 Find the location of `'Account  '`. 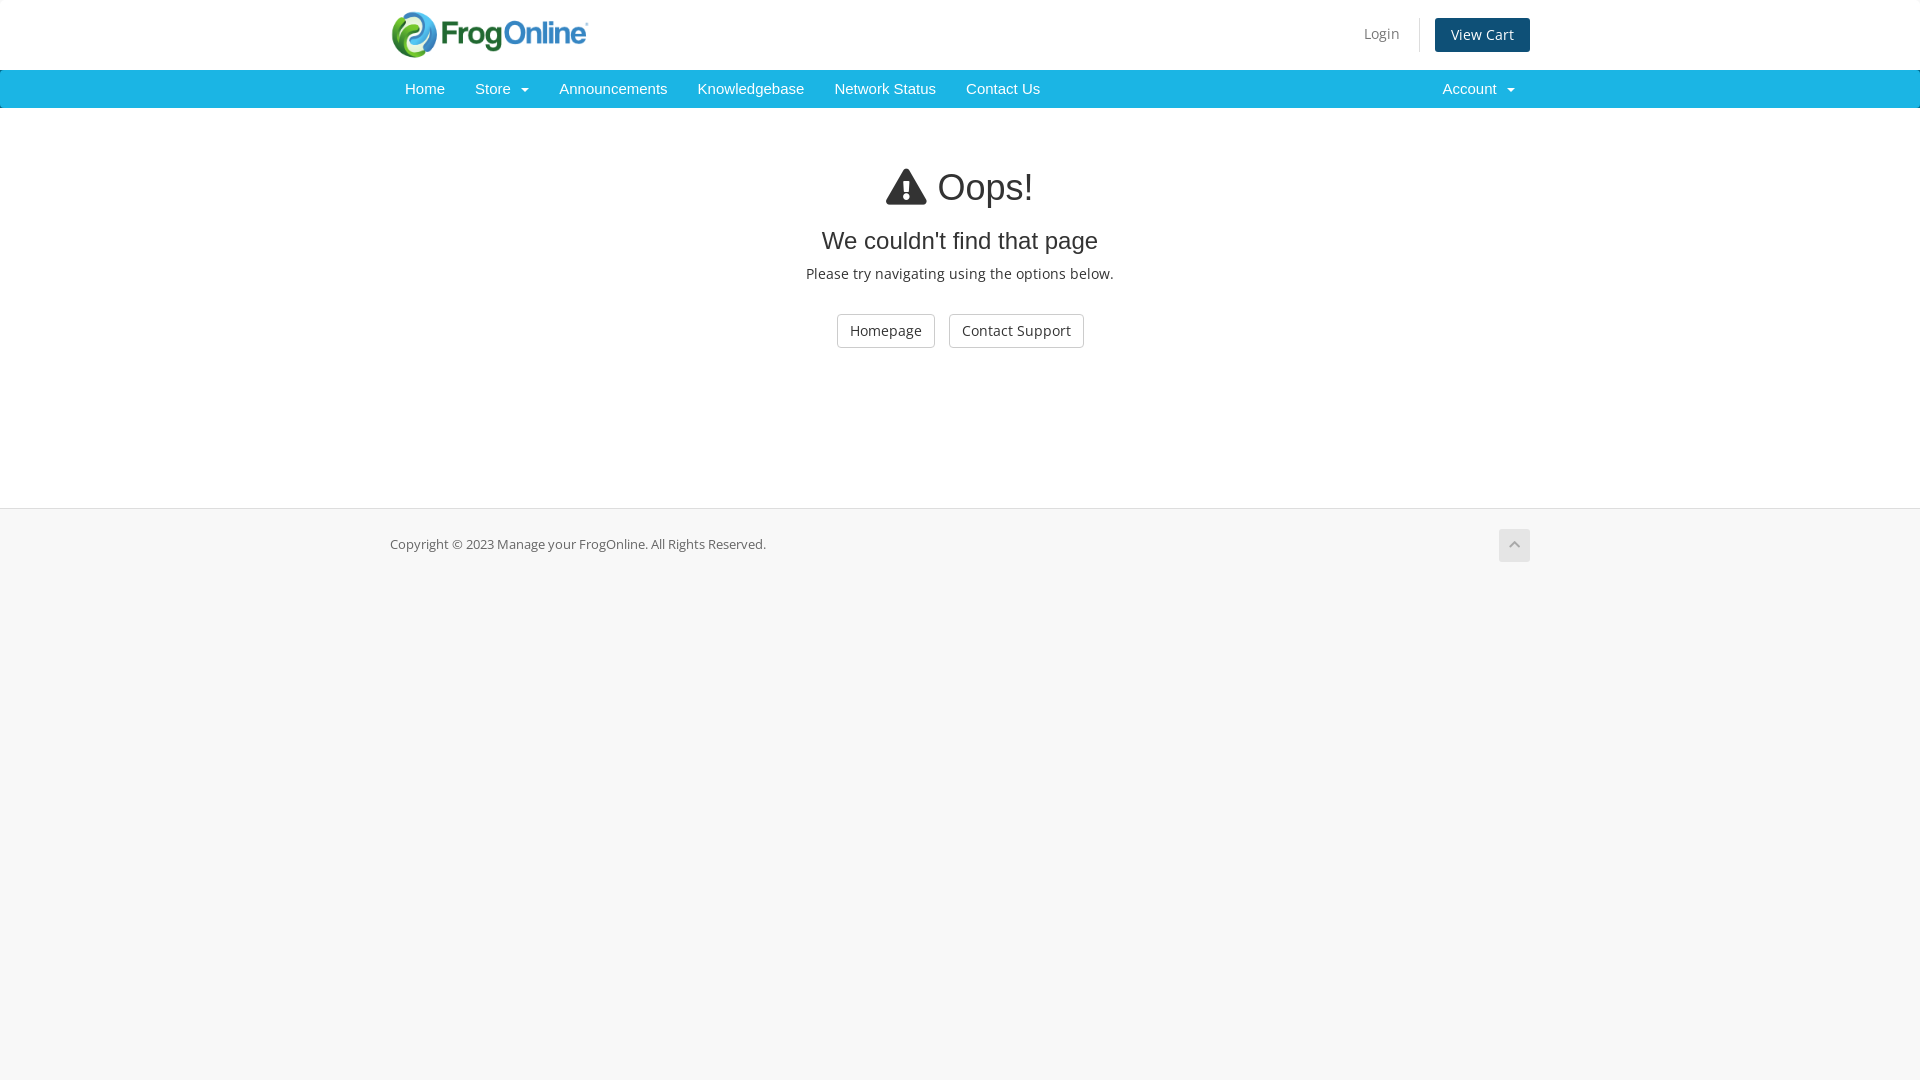

'Account  ' is located at coordinates (1425, 87).